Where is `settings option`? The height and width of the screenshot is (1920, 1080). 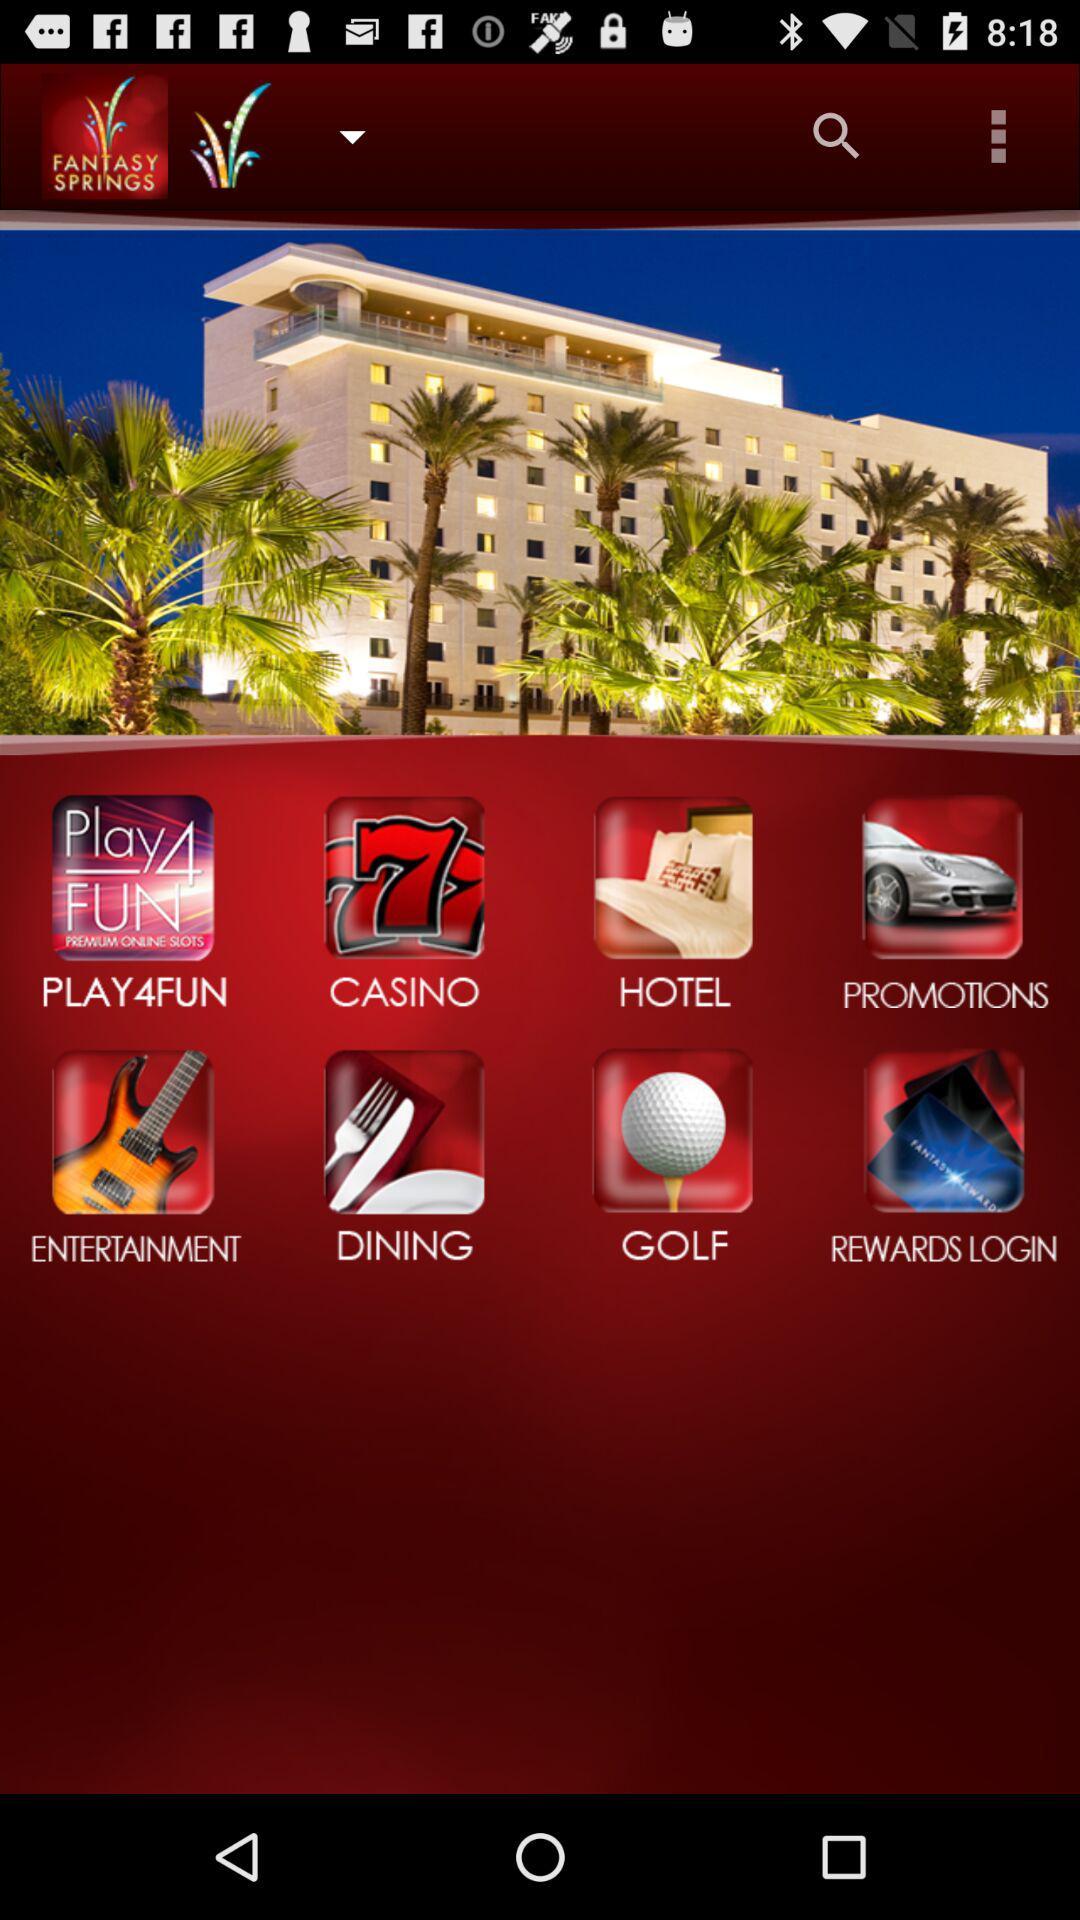 settings option is located at coordinates (999, 135).